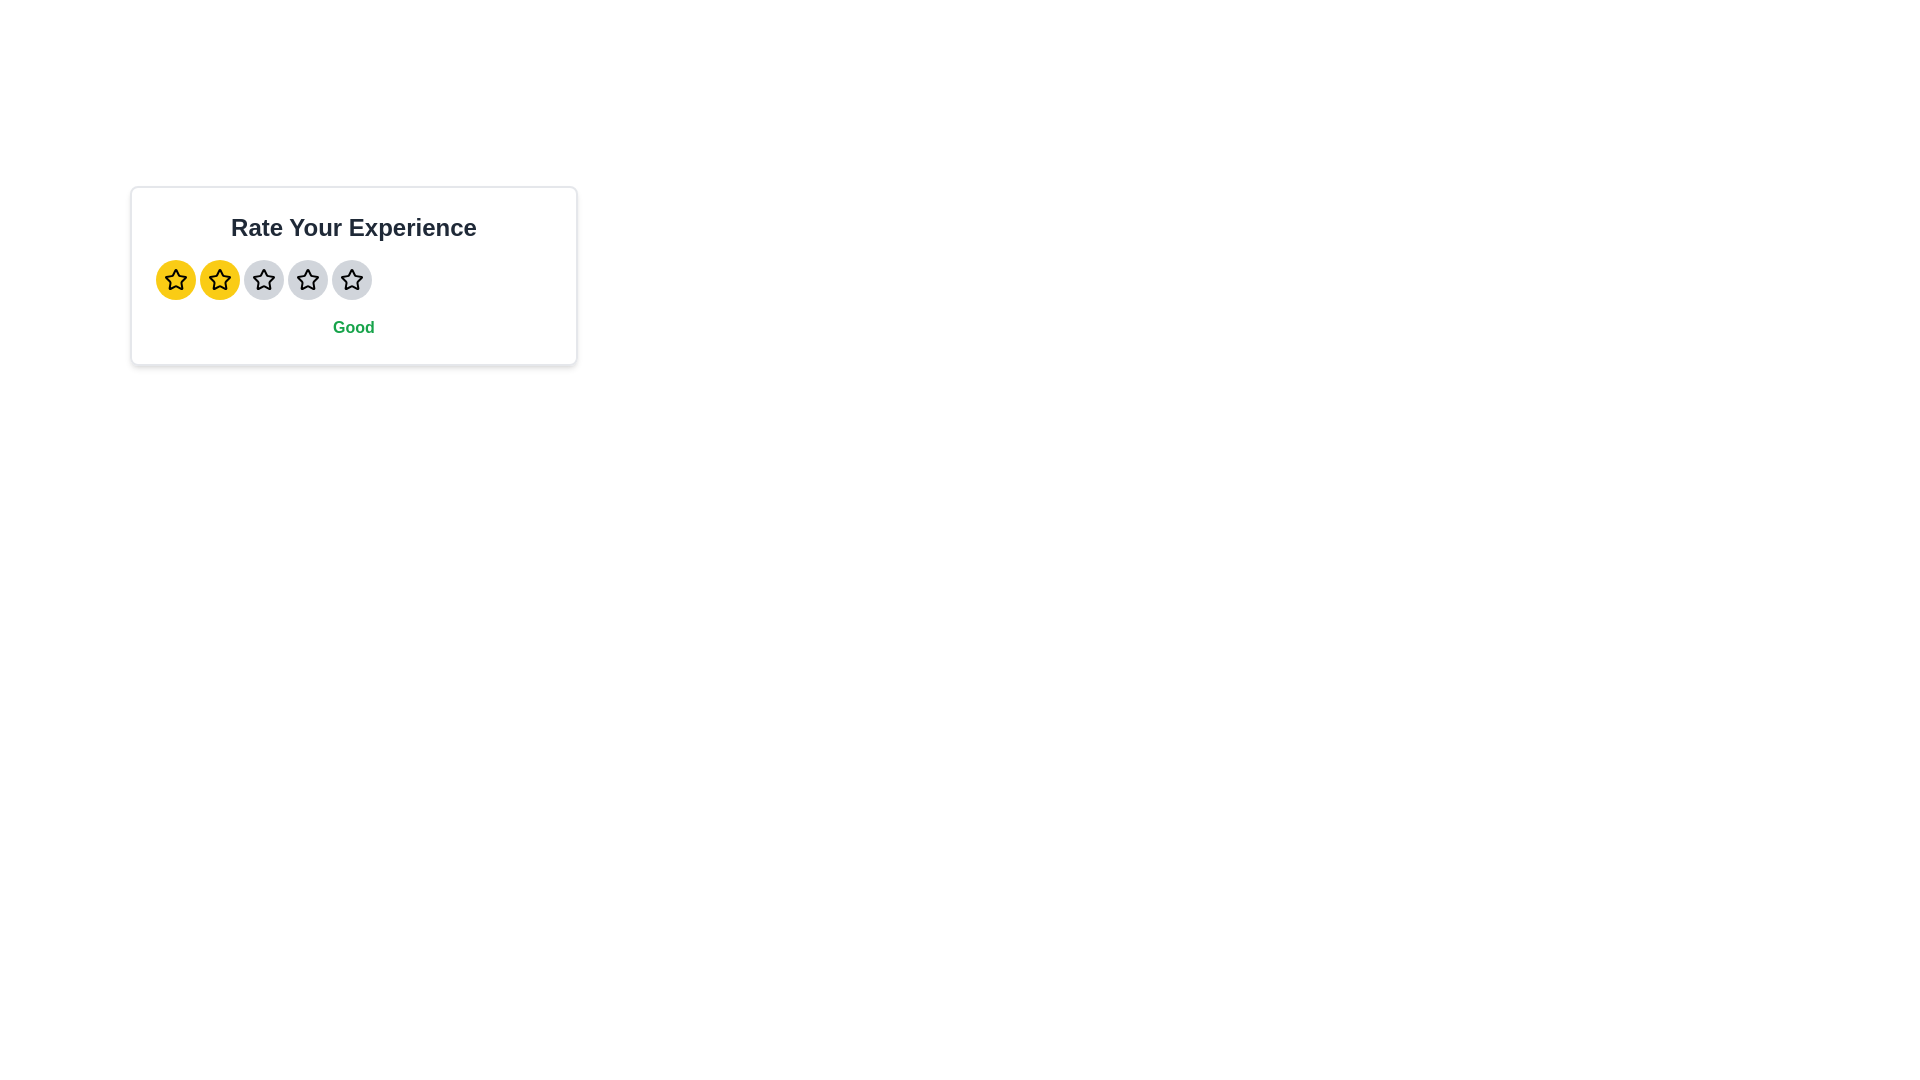 The width and height of the screenshot is (1920, 1080). What do you see at coordinates (350, 278) in the screenshot?
I see `the fourth Rating Star Icon in the sequence under the title 'Rate Your Experience'` at bounding box center [350, 278].